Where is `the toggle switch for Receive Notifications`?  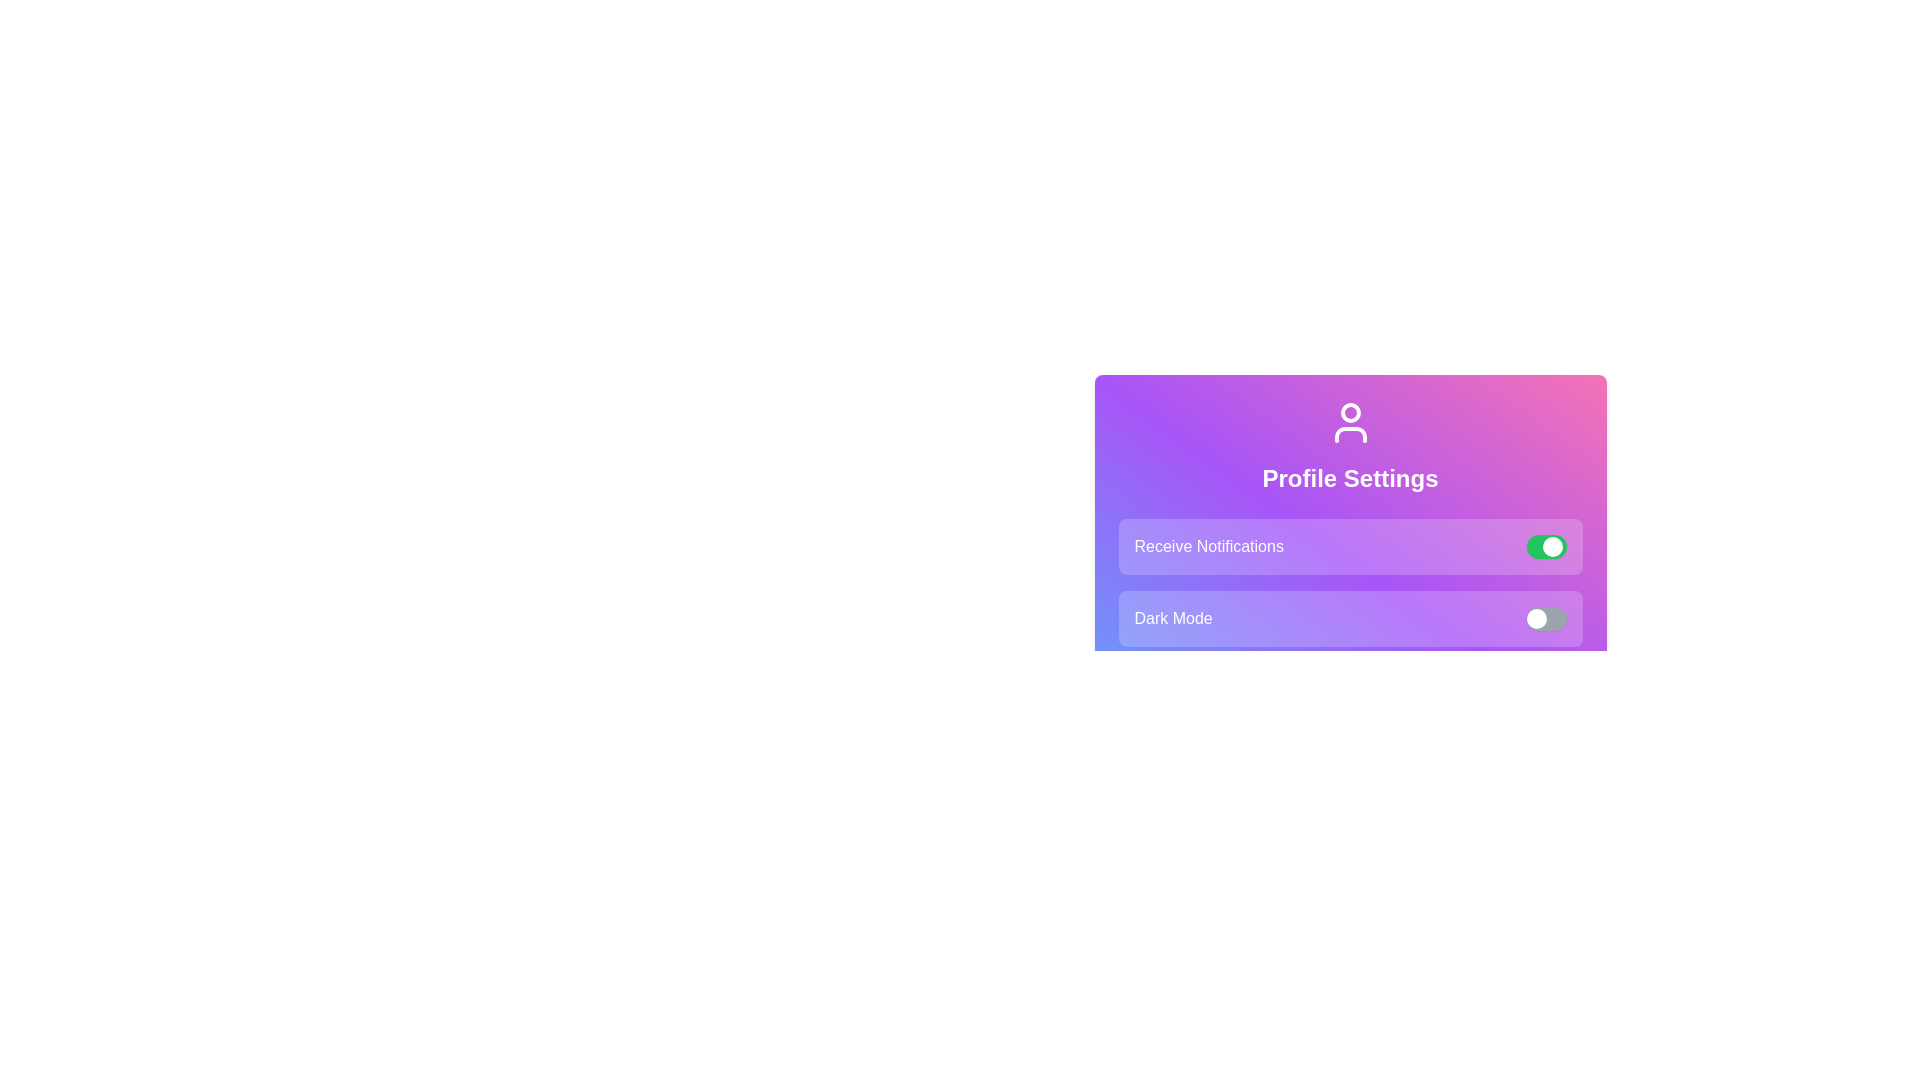
the toggle switch for Receive Notifications is located at coordinates (1545, 547).